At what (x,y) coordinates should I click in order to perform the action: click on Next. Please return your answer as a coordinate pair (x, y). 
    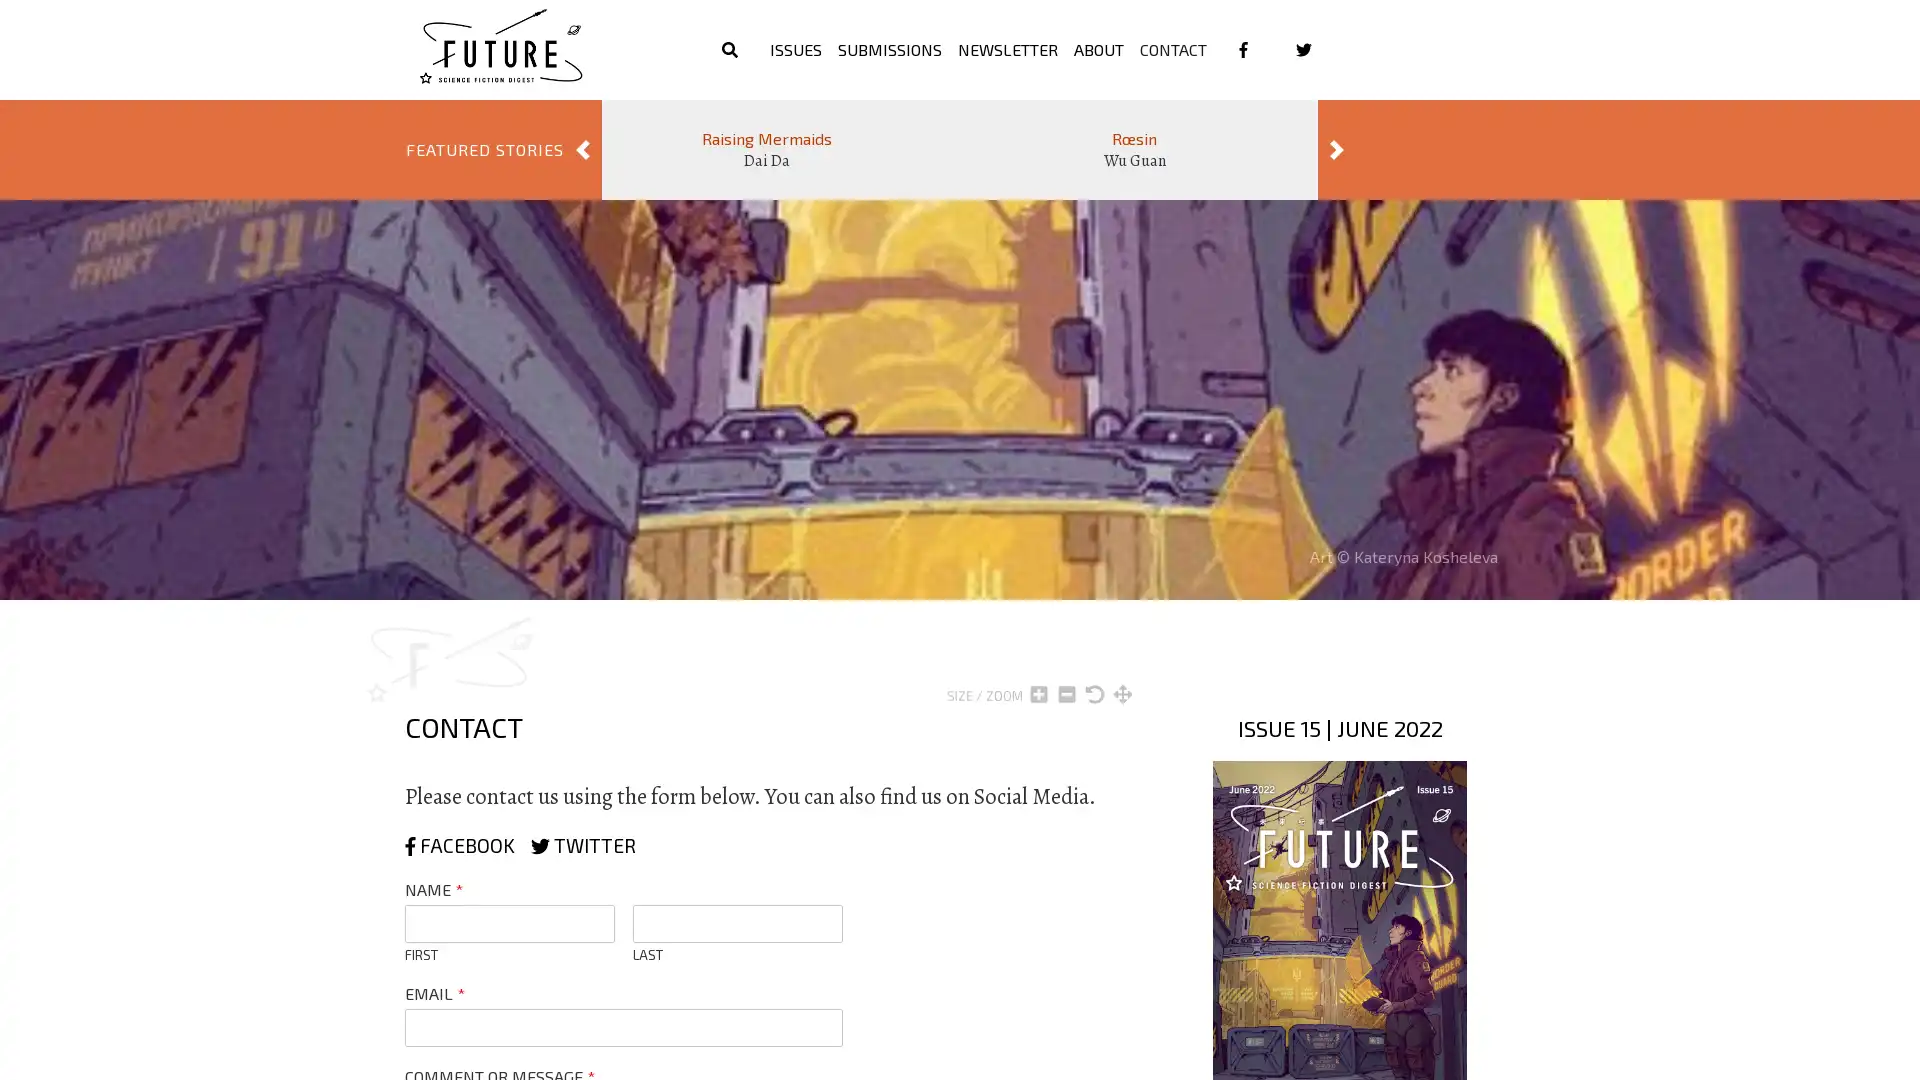
    Looking at the image, I should click on (1337, 149).